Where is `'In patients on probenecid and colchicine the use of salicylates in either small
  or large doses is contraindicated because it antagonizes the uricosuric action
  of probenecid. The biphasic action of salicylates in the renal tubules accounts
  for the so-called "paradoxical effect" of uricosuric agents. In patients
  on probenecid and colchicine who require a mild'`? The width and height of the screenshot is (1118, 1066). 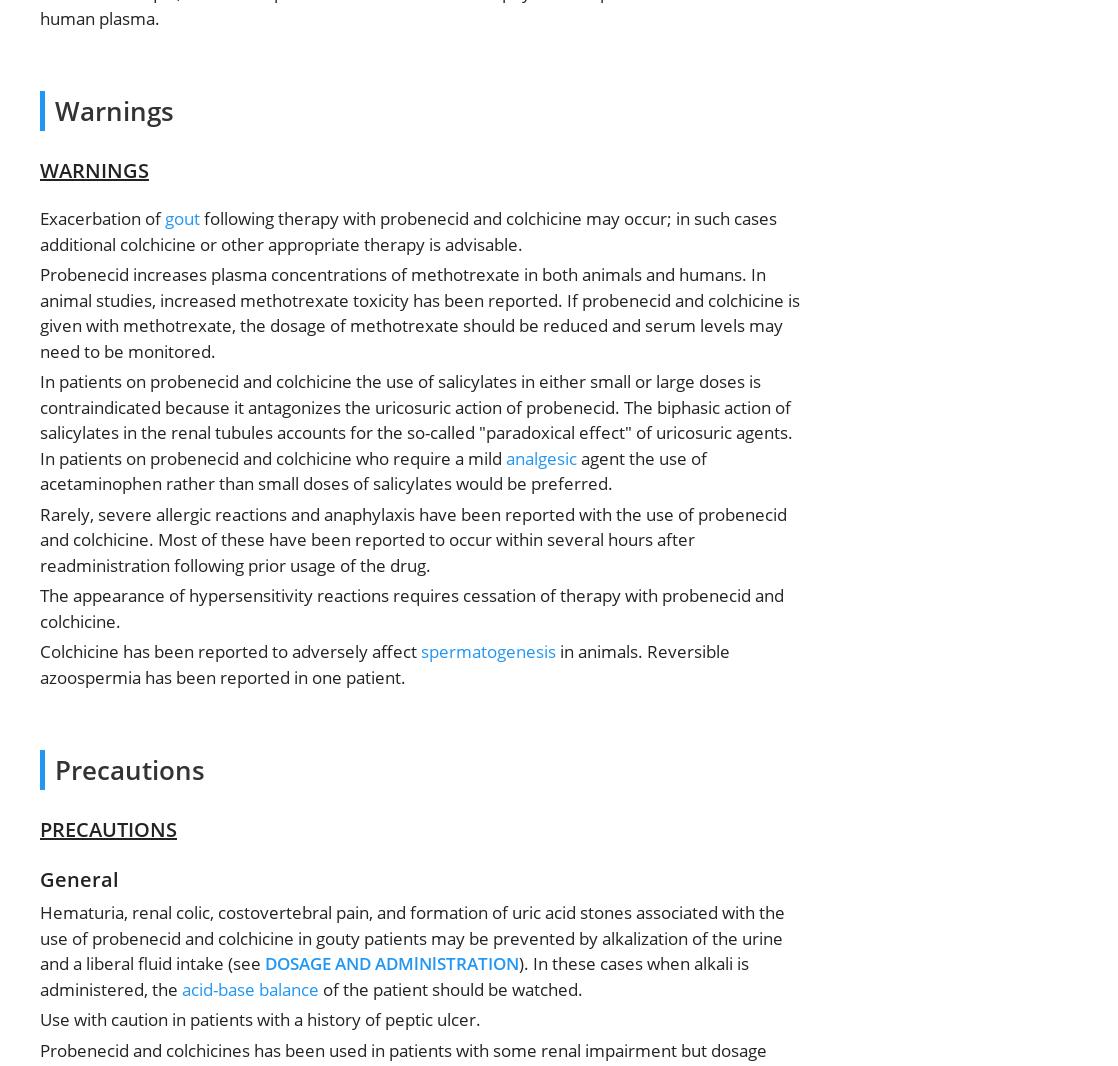 'In patients on probenecid and colchicine the use of salicylates in either small
  or large doses is contraindicated because it antagonizes the uricosuric action
  of probenecid. The biphasic action of salicylates in the renal tubules accounts
  for the so-called "paradoxical effect" of uricosuric agents. In patients
  on probenecid and colchicine who require a mild' is located at coordinates (415, 419).